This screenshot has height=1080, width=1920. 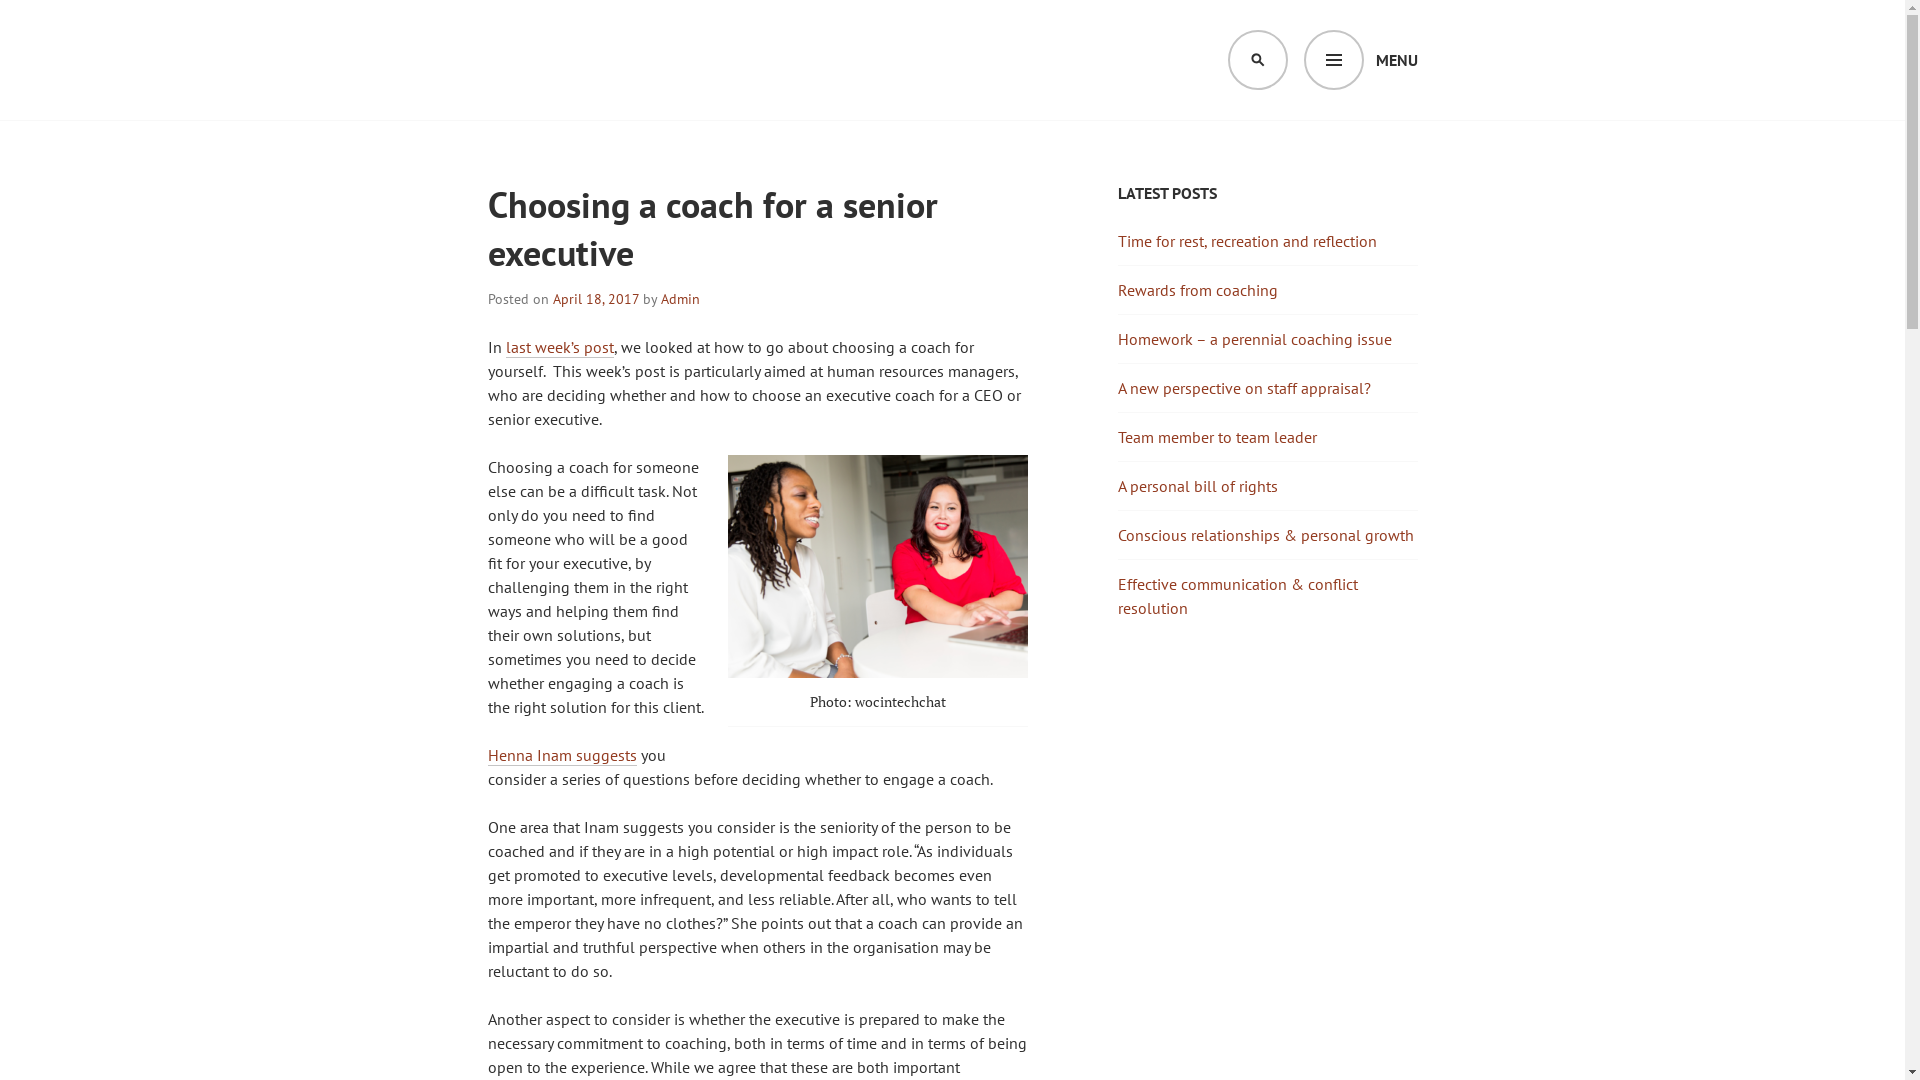 What do you see at coordinates (1243, 388) in the screenshot?
I see `'A new perspective on staff appraisal?'` at bounding box center [1243, 388].